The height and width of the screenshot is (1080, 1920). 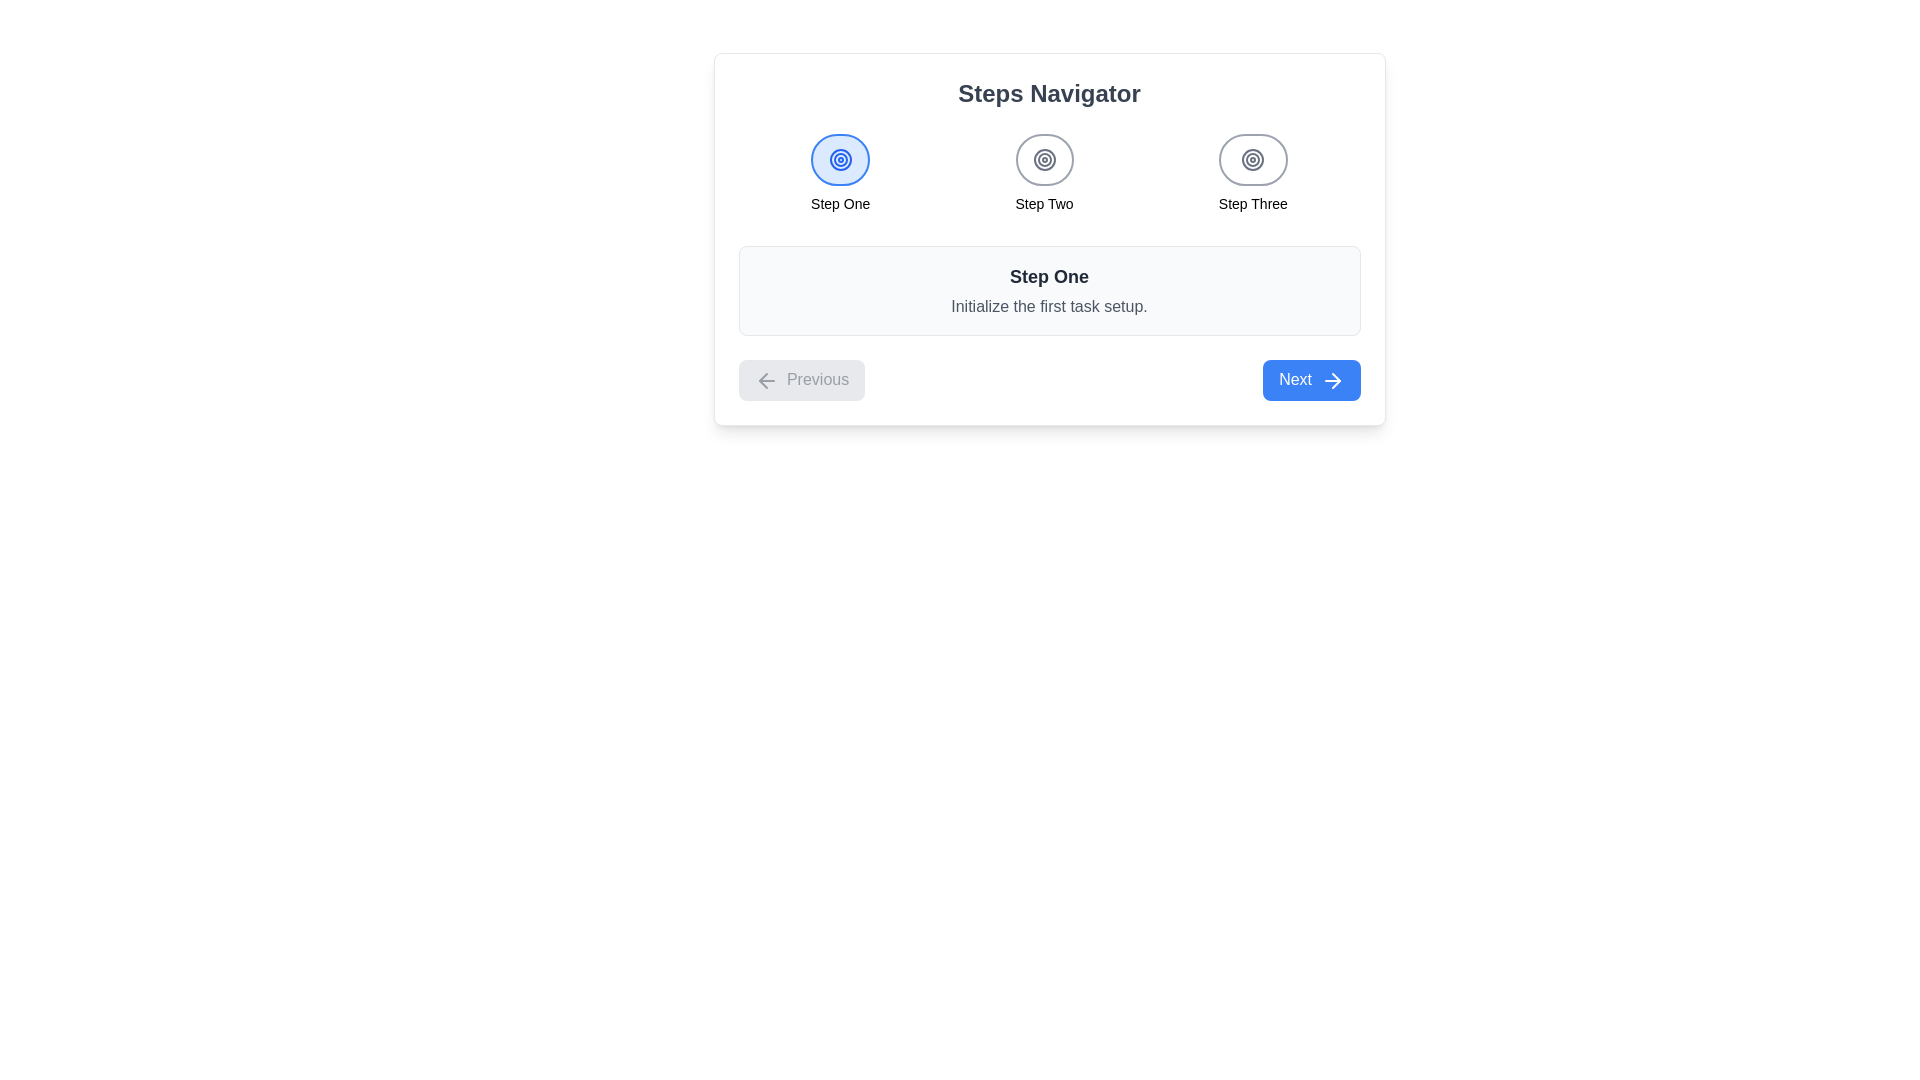 I want to click on the decorative icon representing the 'Step Three' state, which is located within the rounded border area of the 'Step Three' button, the third from the left in the step indicators row, so click(x=1252, y=158).